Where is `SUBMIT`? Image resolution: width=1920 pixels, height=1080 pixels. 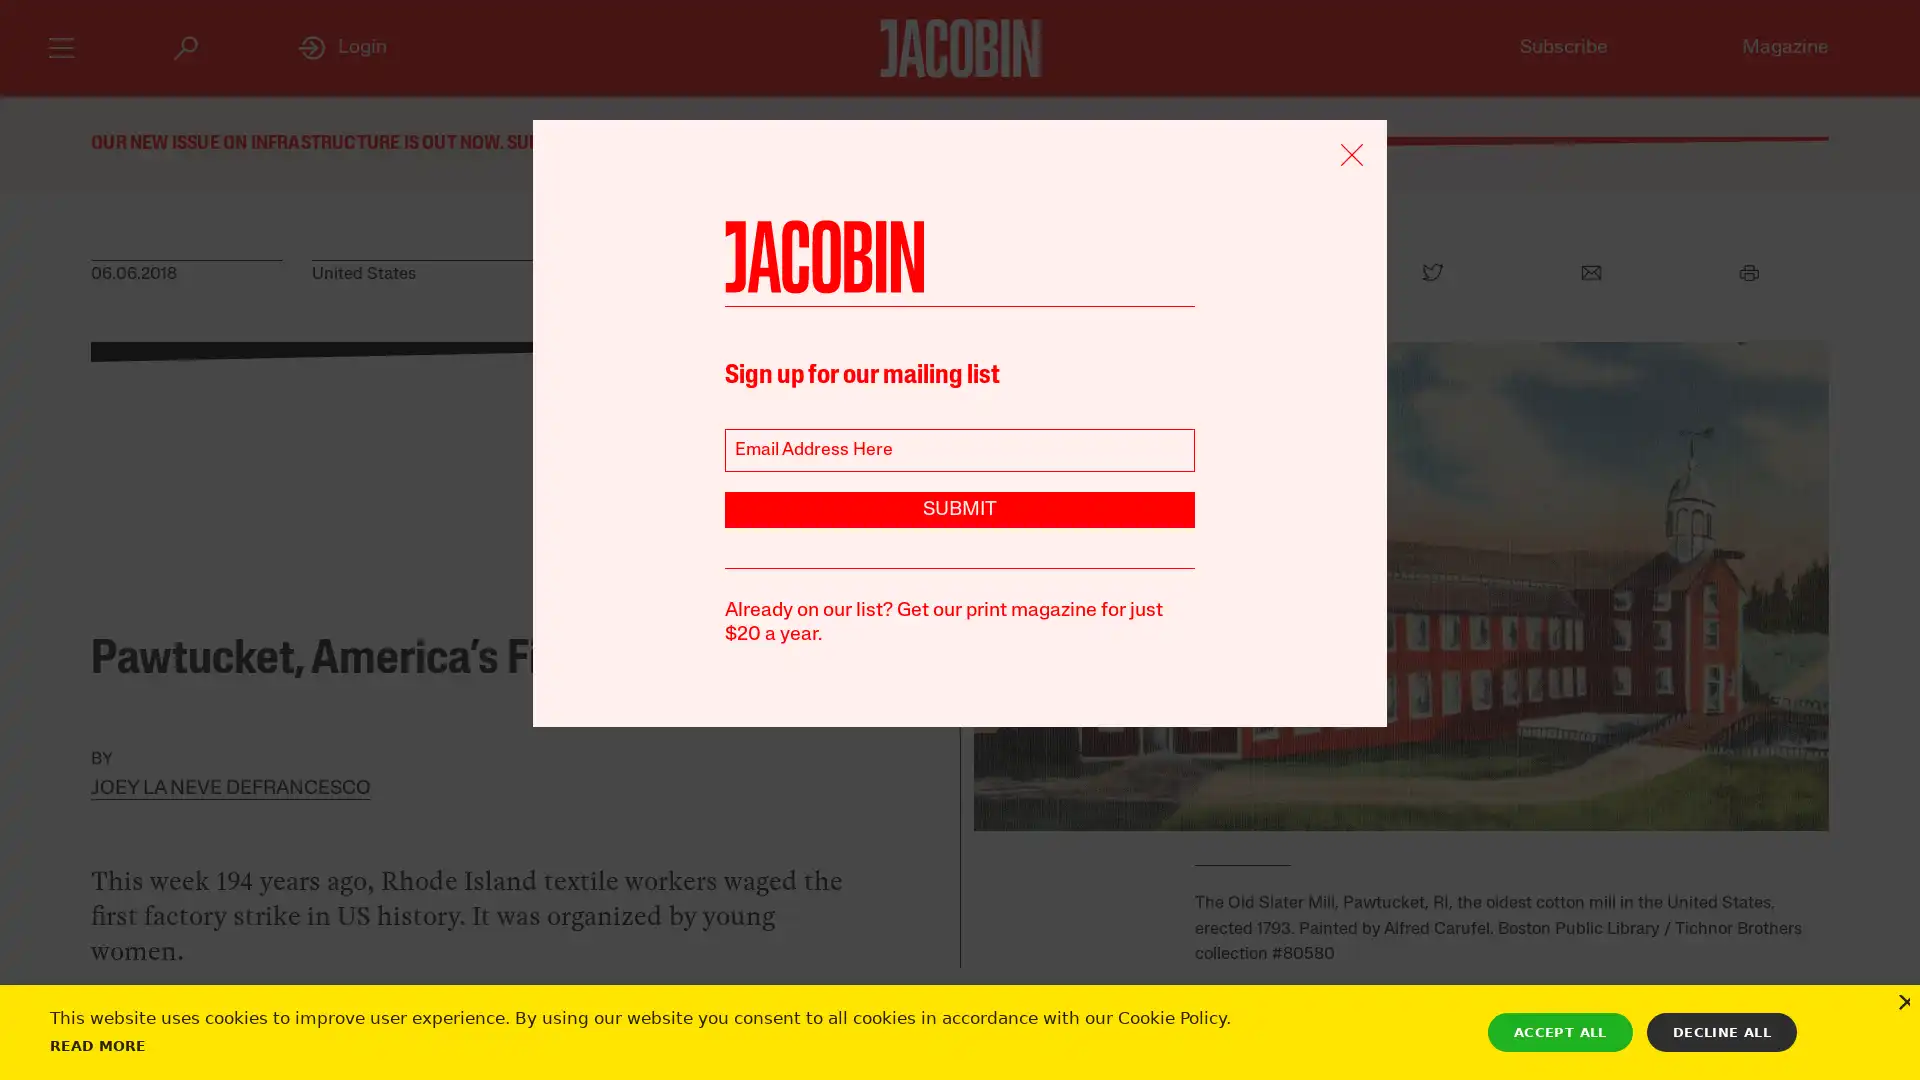
SUBMIT is located at coordinates (958, 508).